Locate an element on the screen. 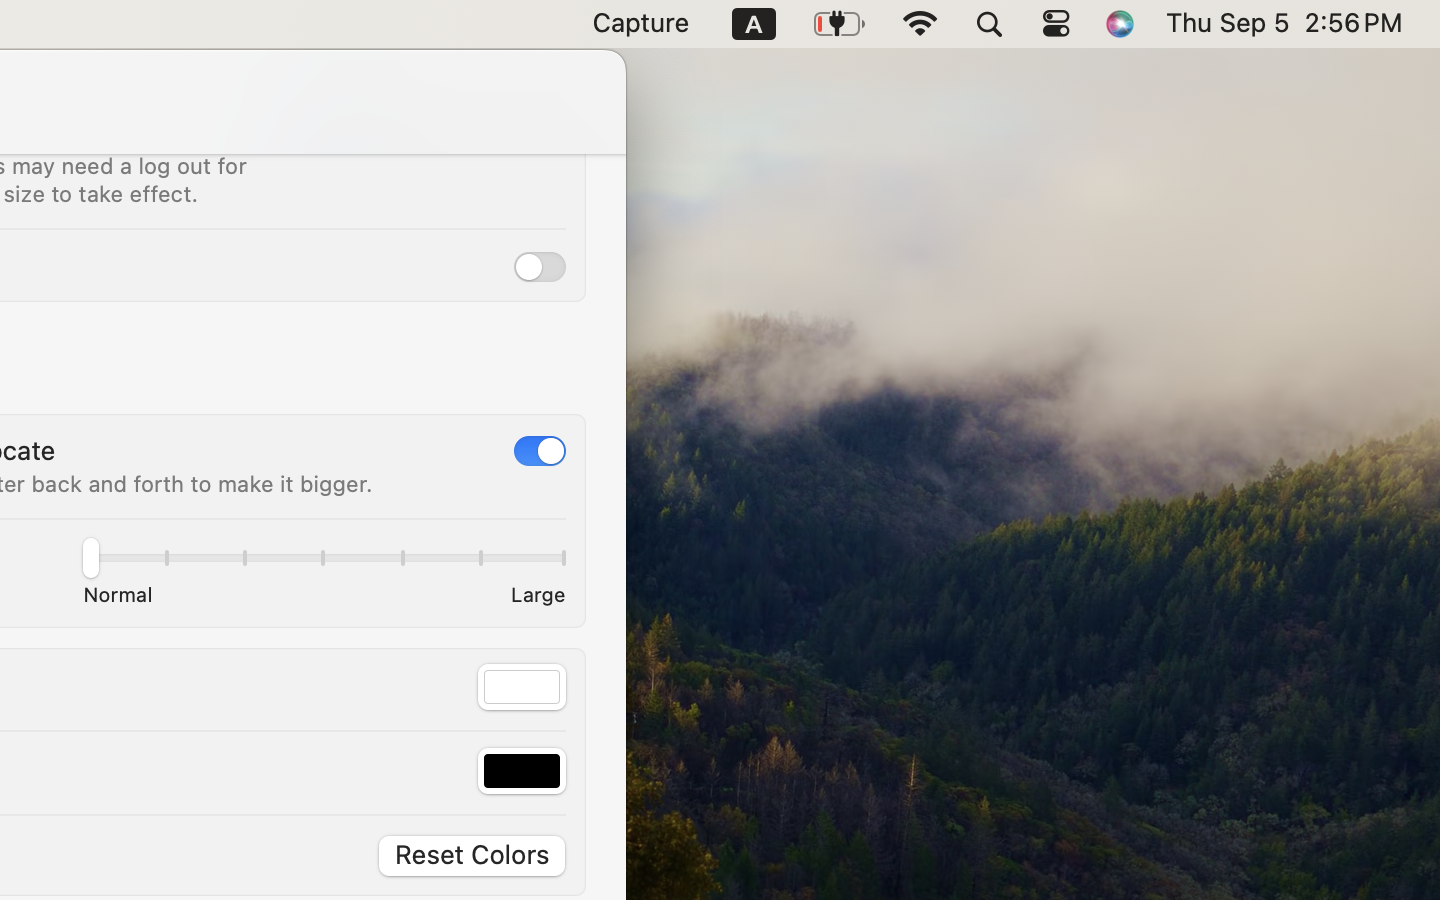  'rgb 1 1 1 1' is located at coordinates (521, 685).